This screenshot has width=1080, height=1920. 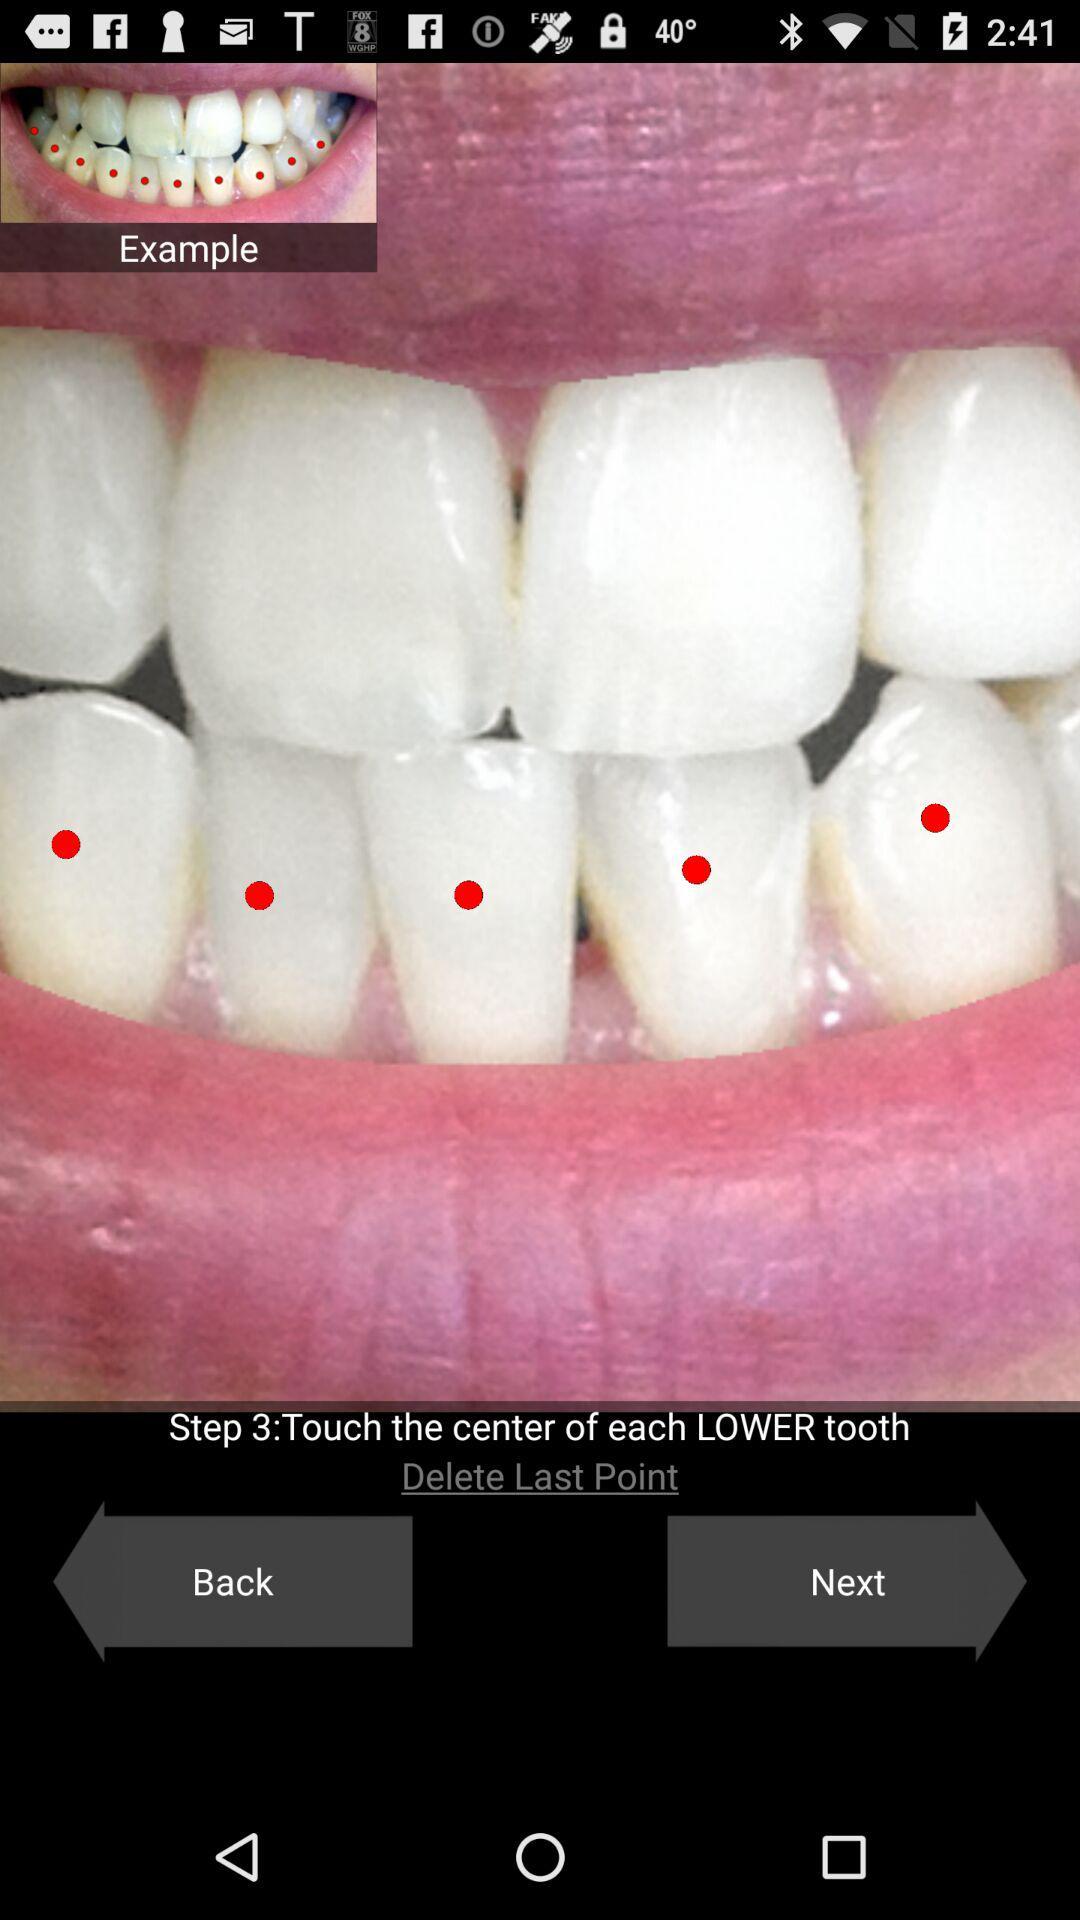 I want to click on icon below the step 3 touch item, so click(x=540, y=1475).